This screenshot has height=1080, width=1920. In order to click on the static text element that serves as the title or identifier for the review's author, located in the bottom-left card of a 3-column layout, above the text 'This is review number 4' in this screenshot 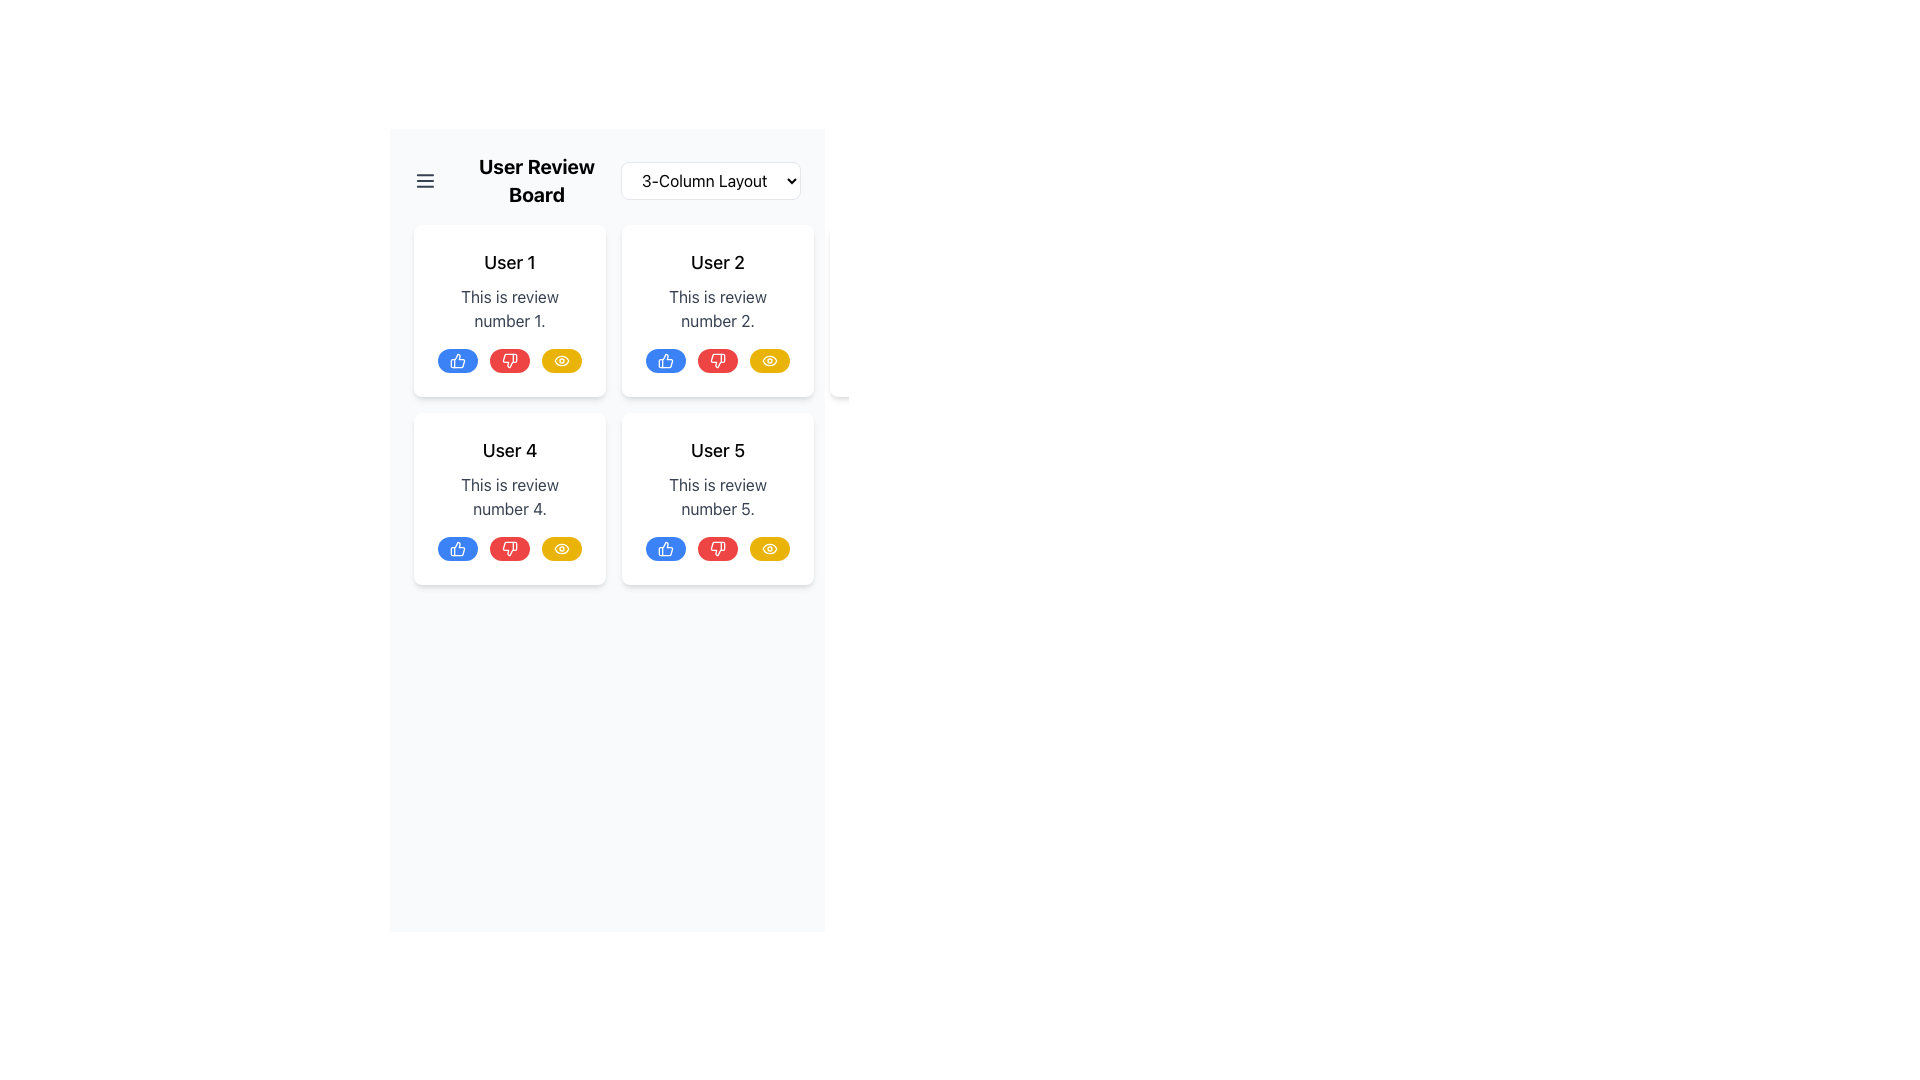, I will do `click(509, 451)`.